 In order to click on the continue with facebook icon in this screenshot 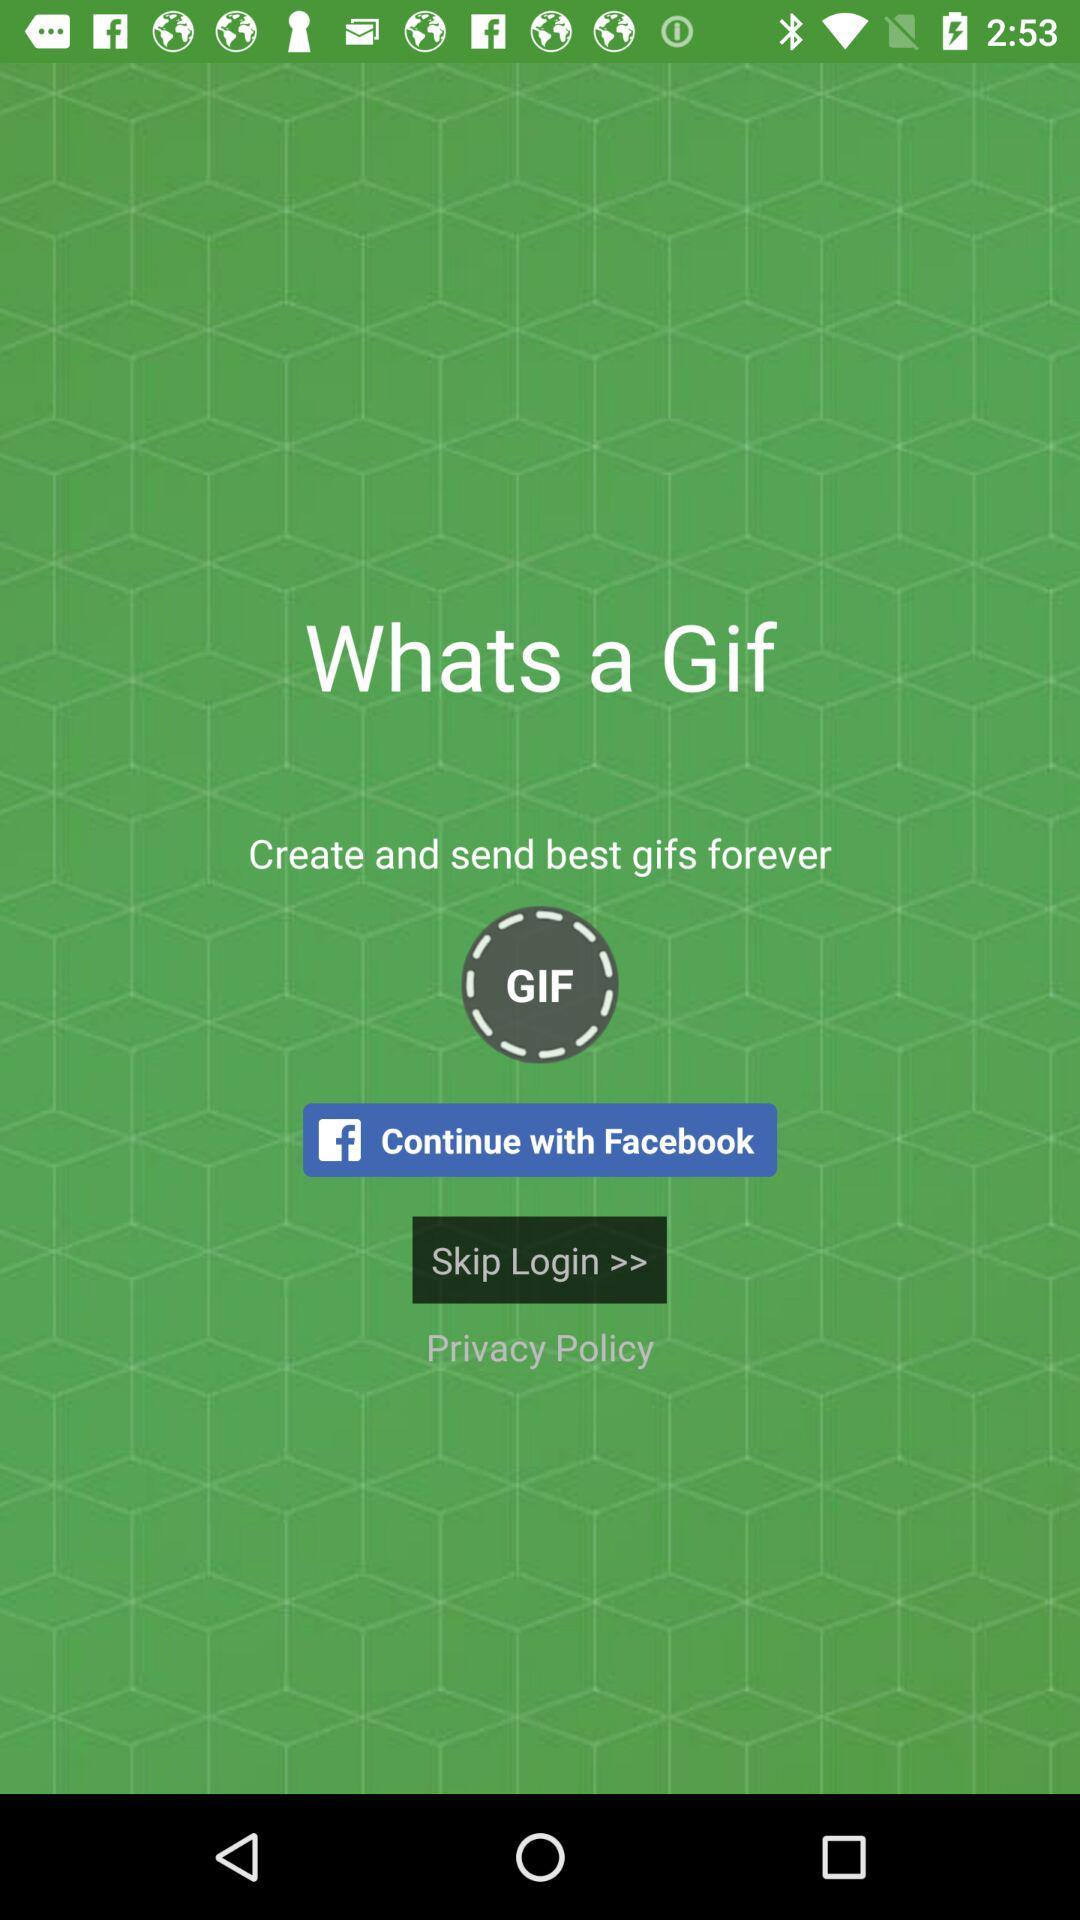, I will do `click(540, 1140)`.